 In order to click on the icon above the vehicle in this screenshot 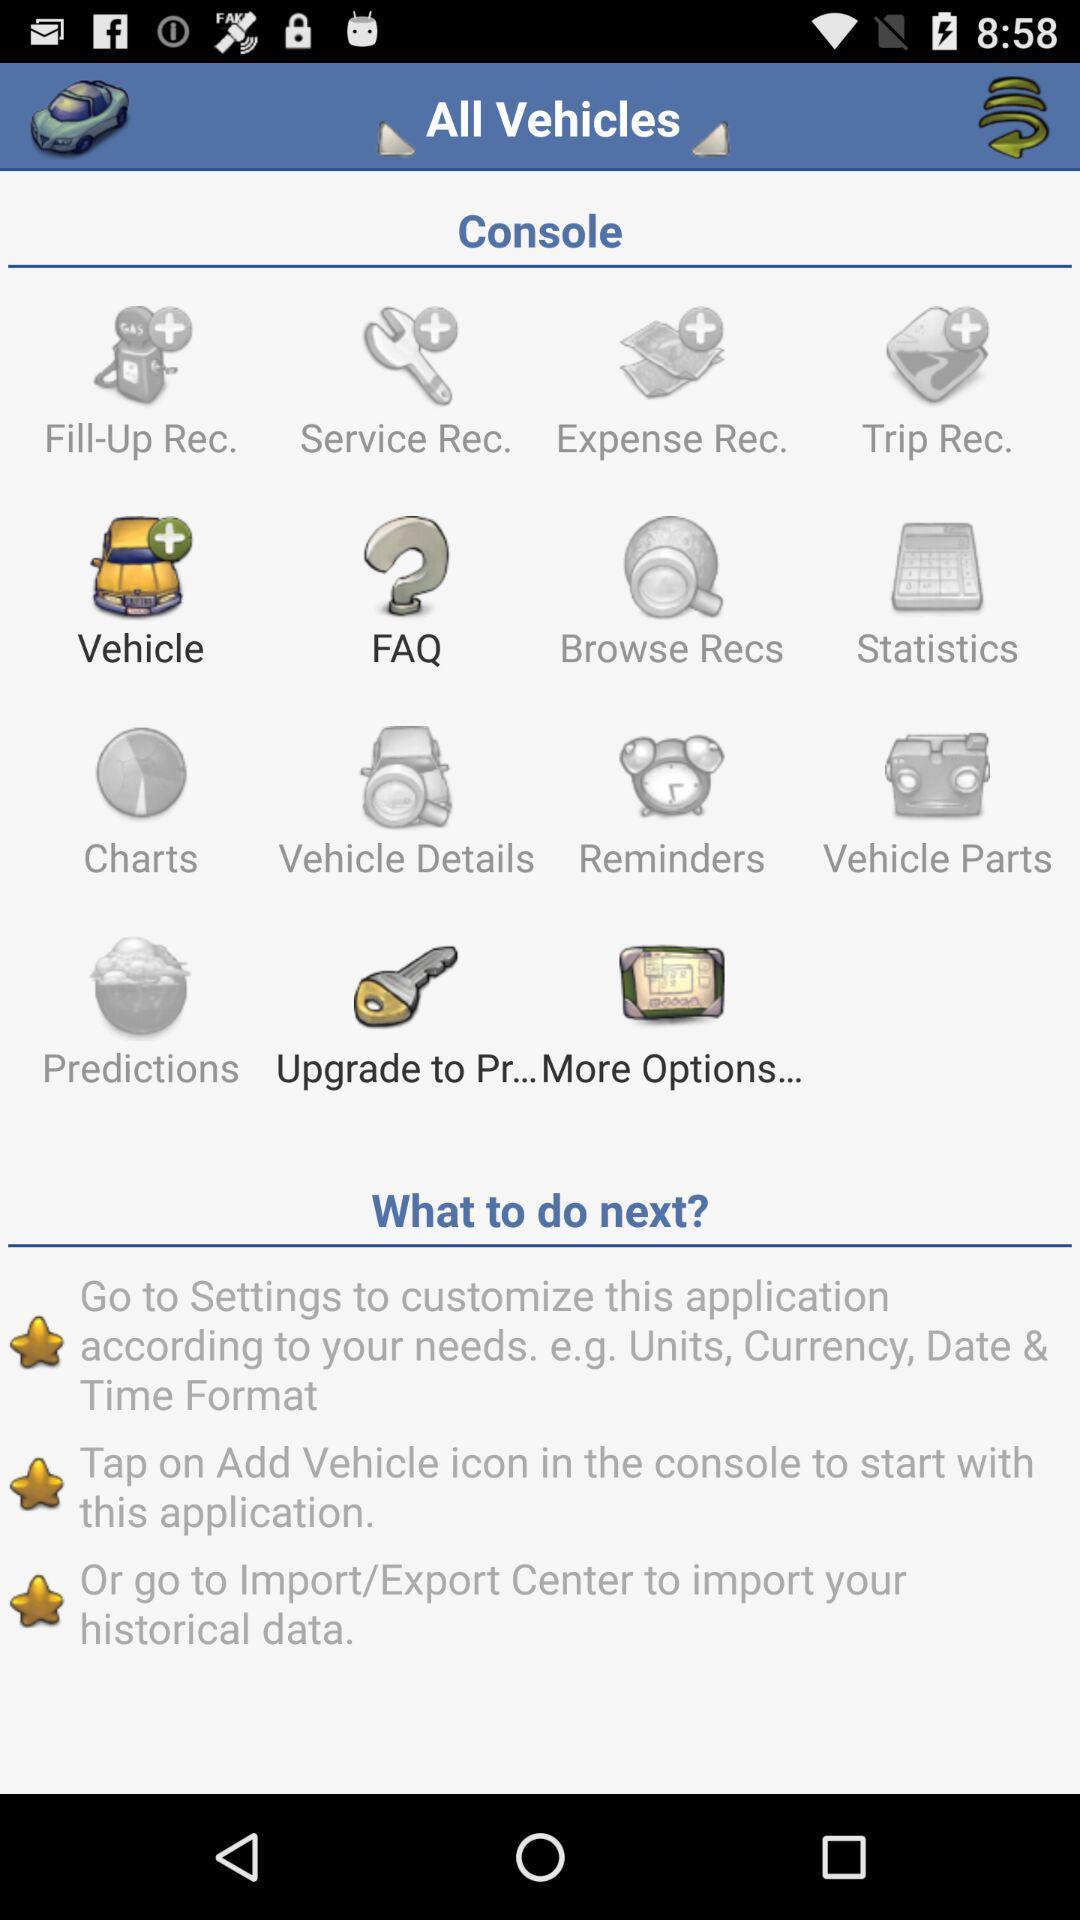, I will do `click(140, 391)`.